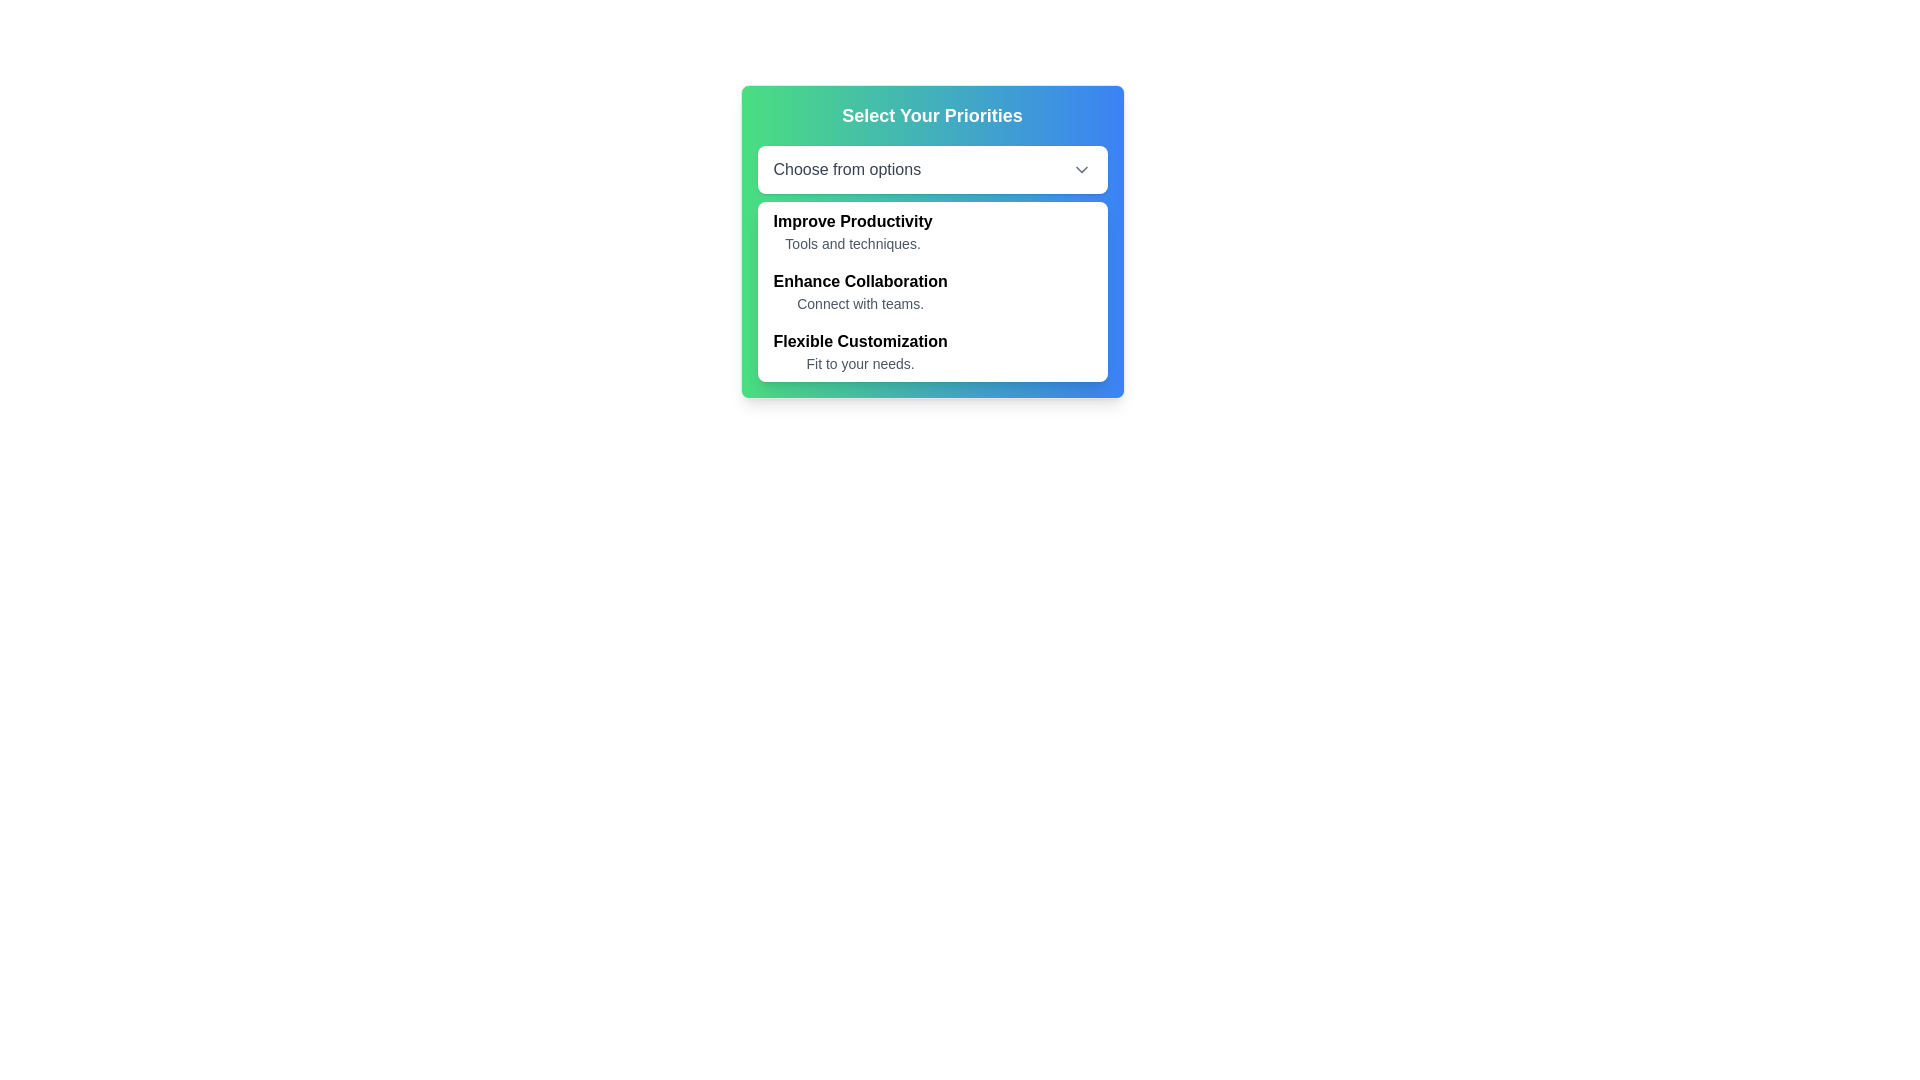 This screenshot has width=1920, height=1080. I want to click on the first item in the list titled 'Improve Productivity', so click(931, 230).